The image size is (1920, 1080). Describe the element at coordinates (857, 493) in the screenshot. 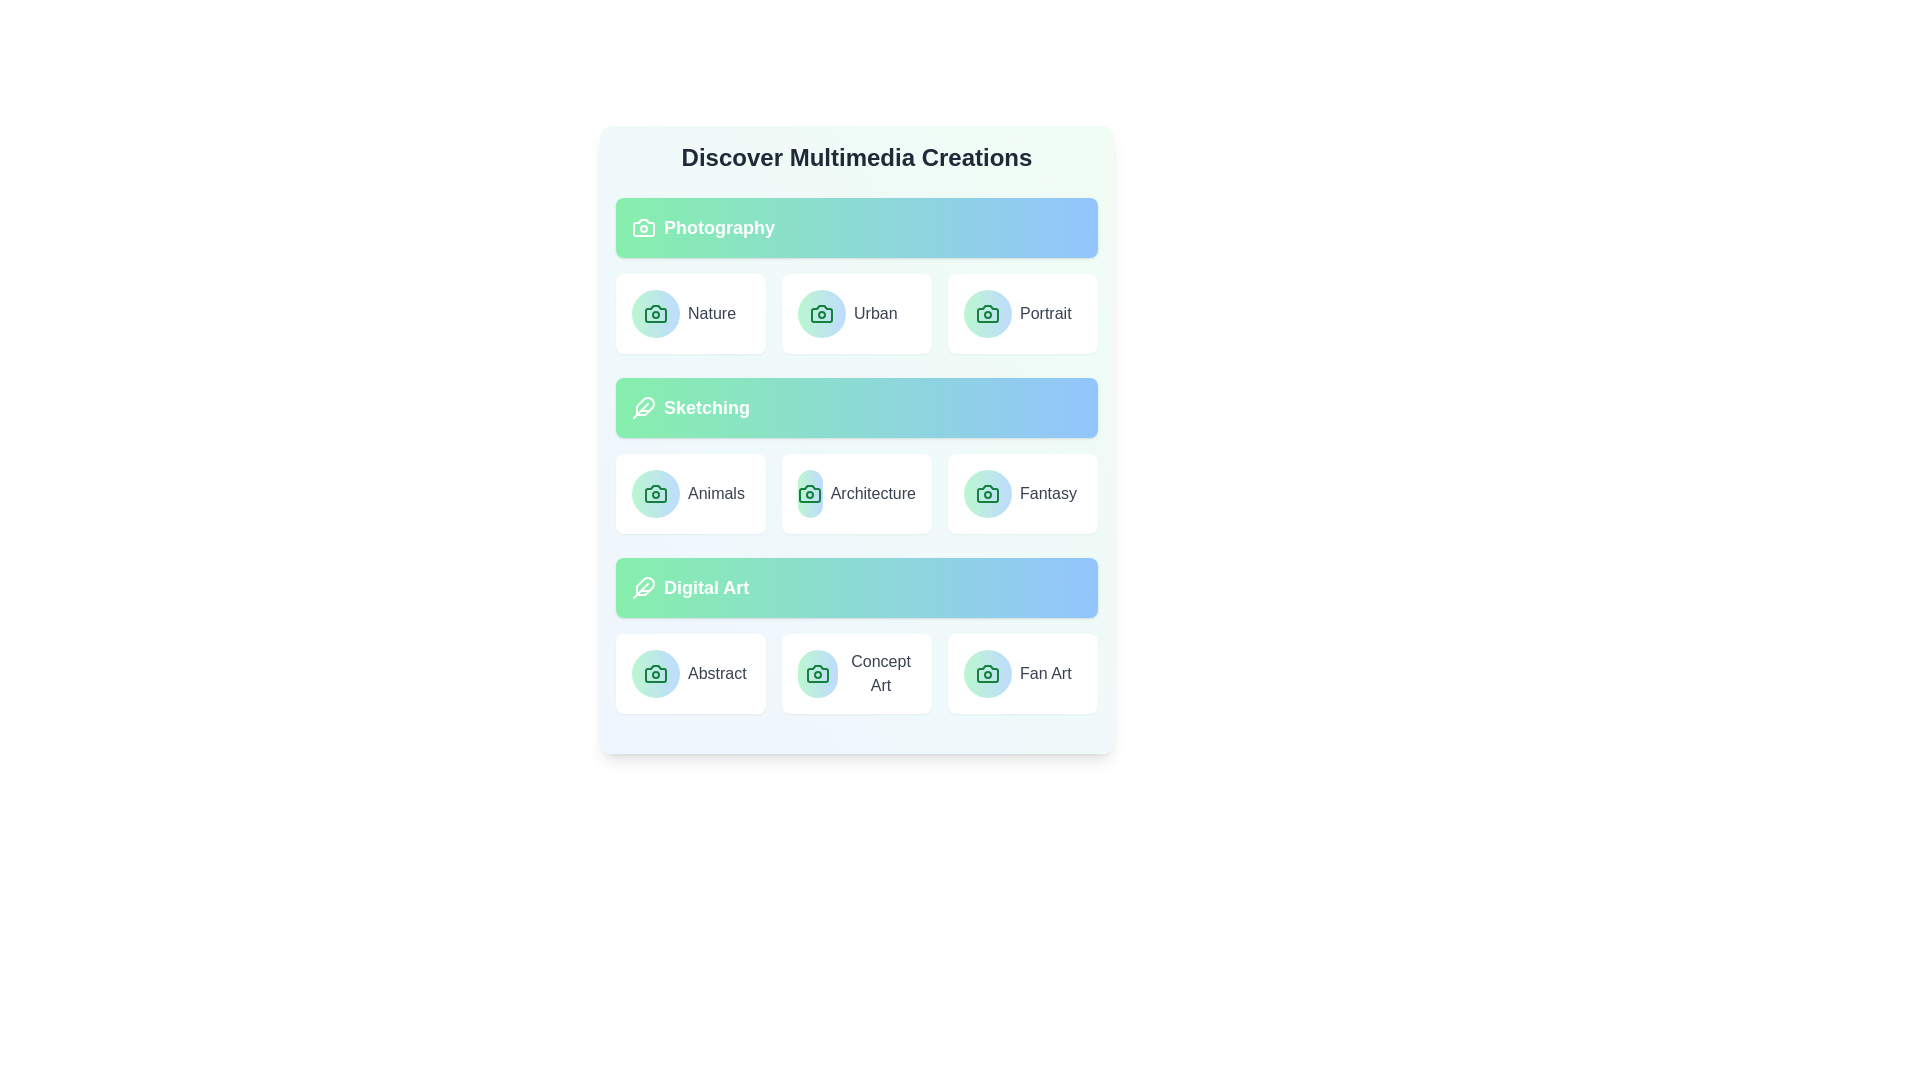

I see `the item Architecture within the category Sketching` at that location.